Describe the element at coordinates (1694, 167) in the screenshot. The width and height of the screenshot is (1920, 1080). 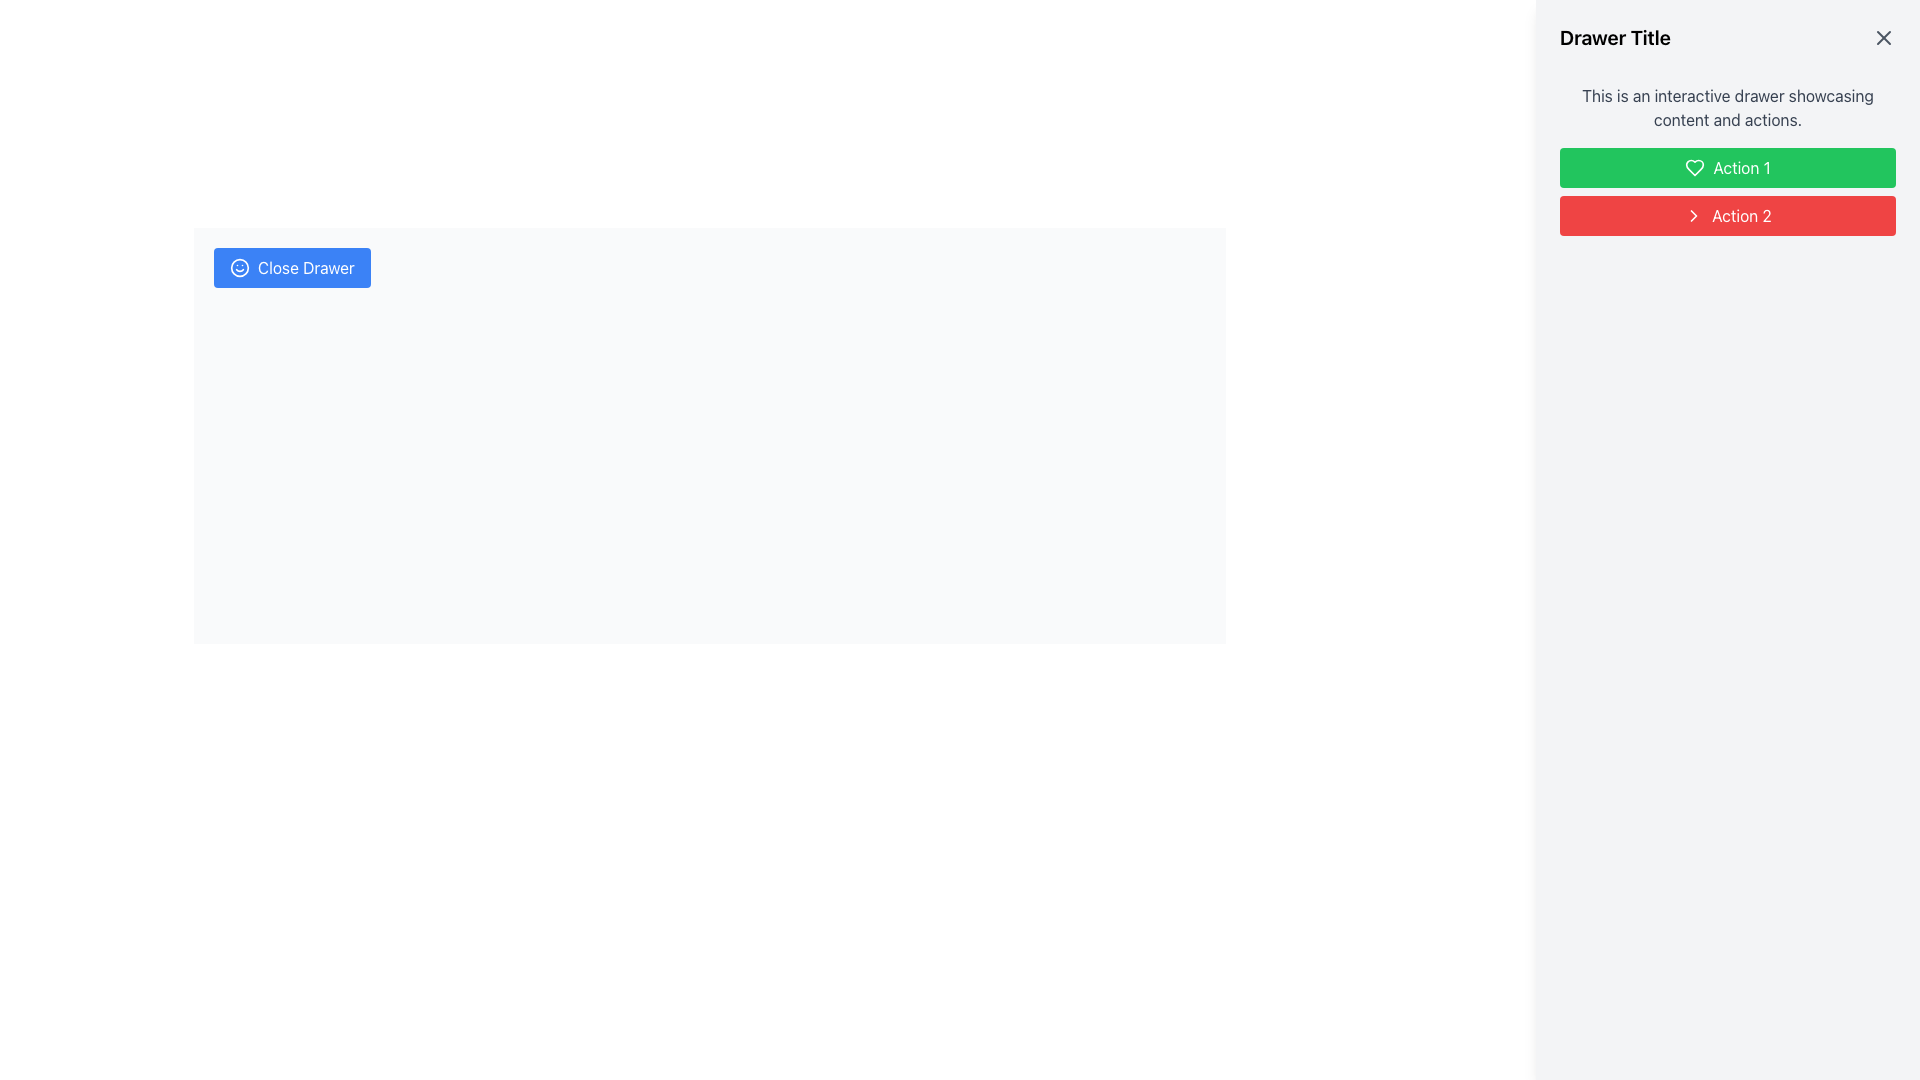
I see `the green rectangular button labeled 'Action 1' that contains the Icon representing a selection or favorite action` at that location.